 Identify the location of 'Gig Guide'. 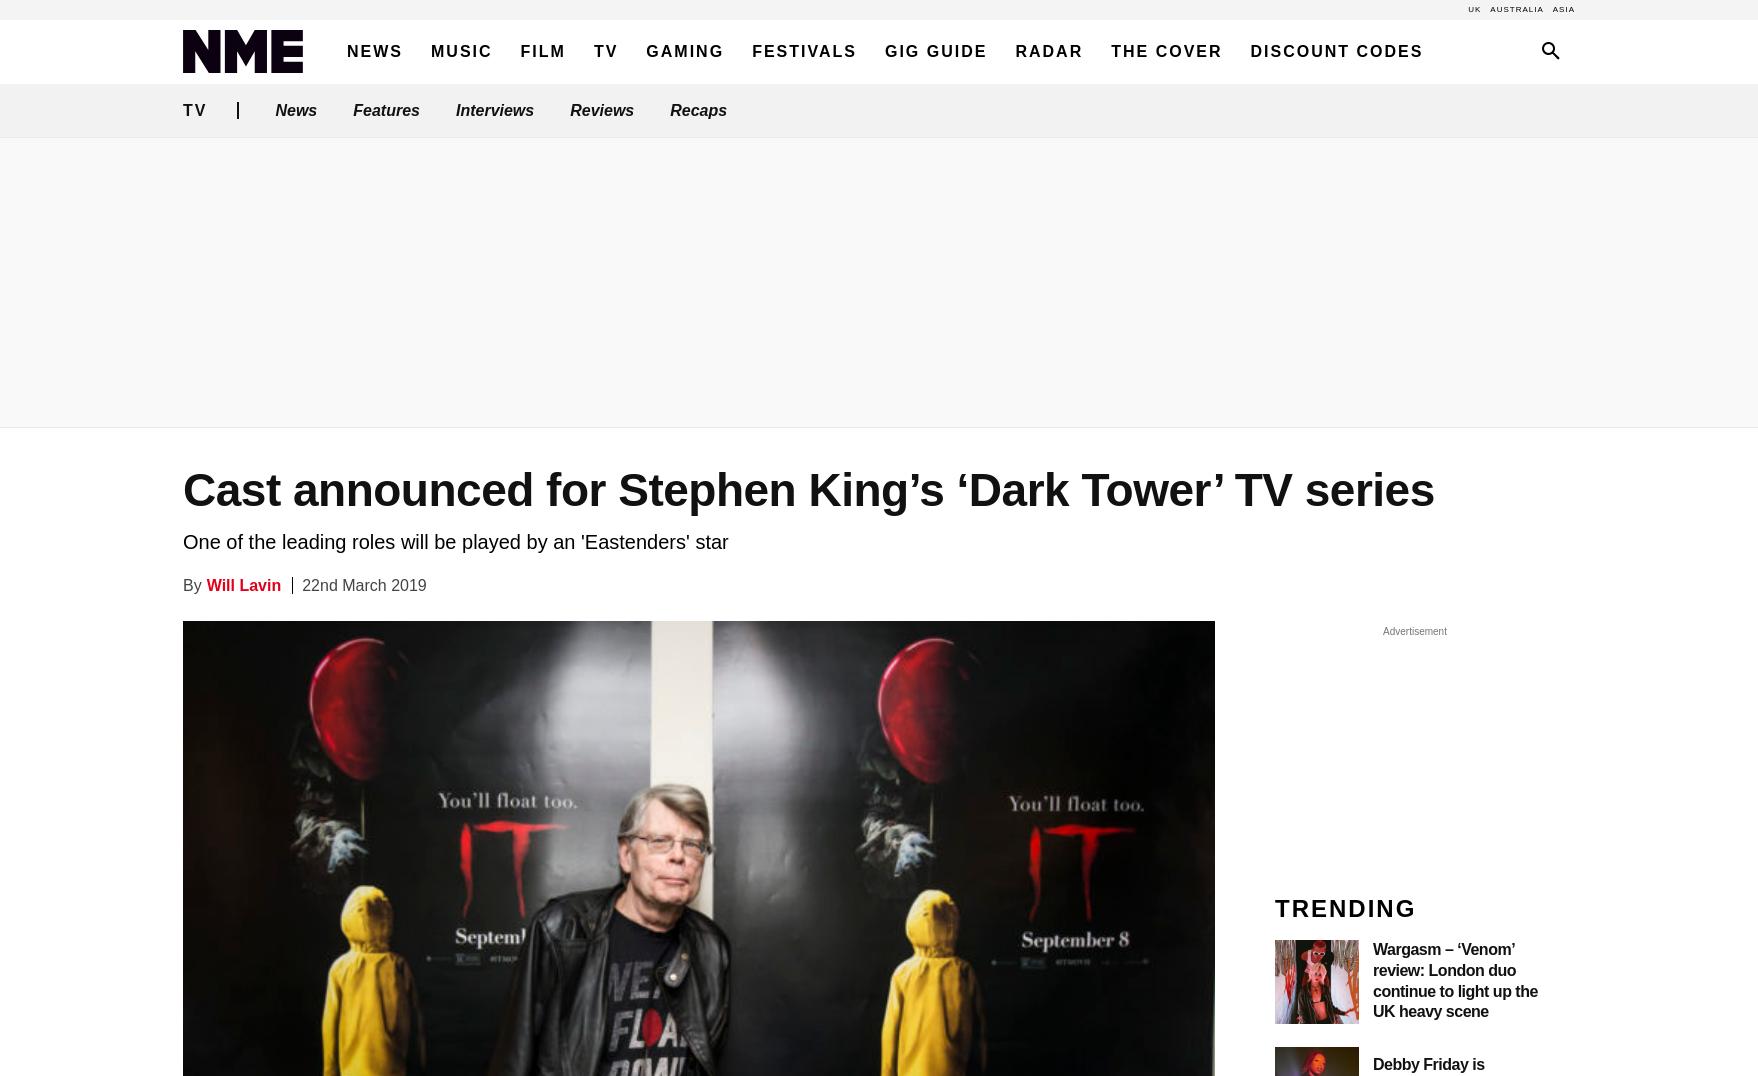
(883, 51).